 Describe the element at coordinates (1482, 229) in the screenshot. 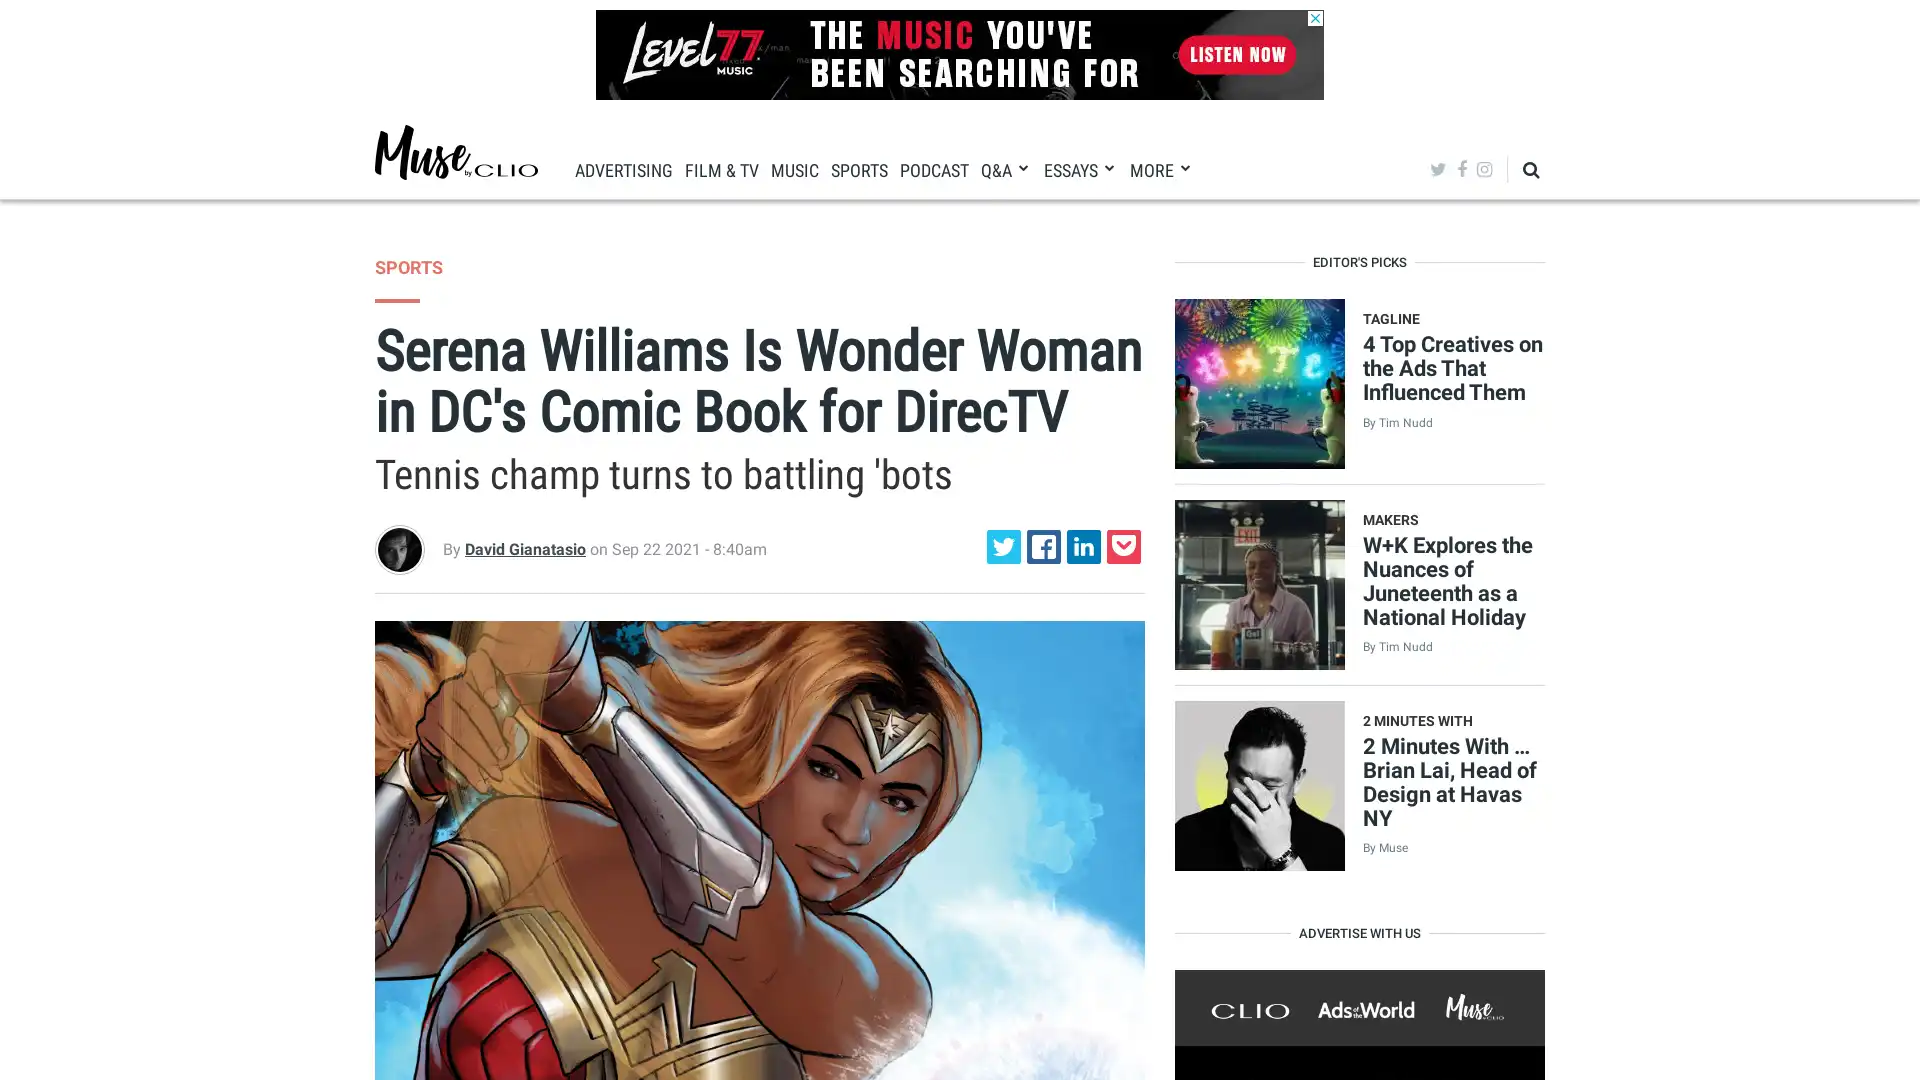

I see `Go` at that location.